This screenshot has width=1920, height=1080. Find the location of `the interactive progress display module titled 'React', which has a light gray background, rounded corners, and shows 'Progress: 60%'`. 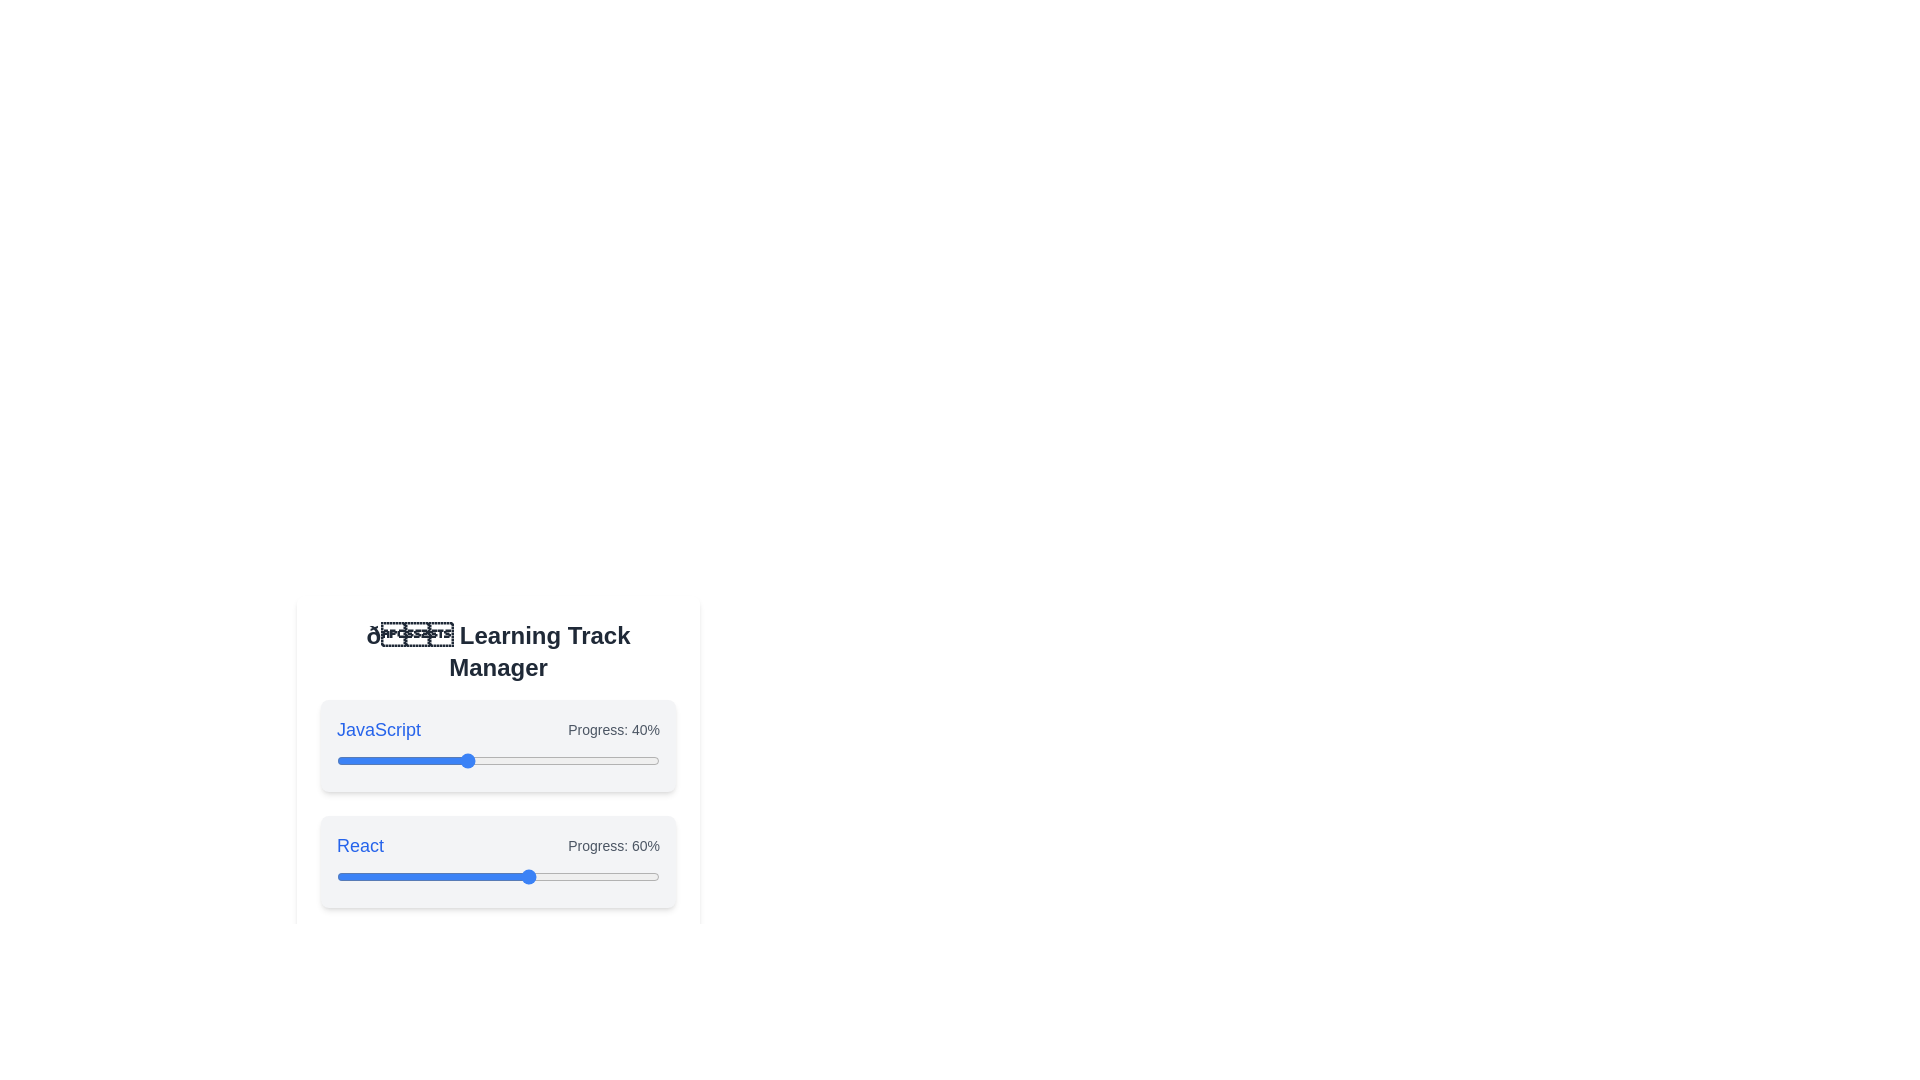

the interactive progress display module titled 'React', which has a light gray background, rounded corners, and shows 'Progress: 60%' is located at coordinates (498, 860).